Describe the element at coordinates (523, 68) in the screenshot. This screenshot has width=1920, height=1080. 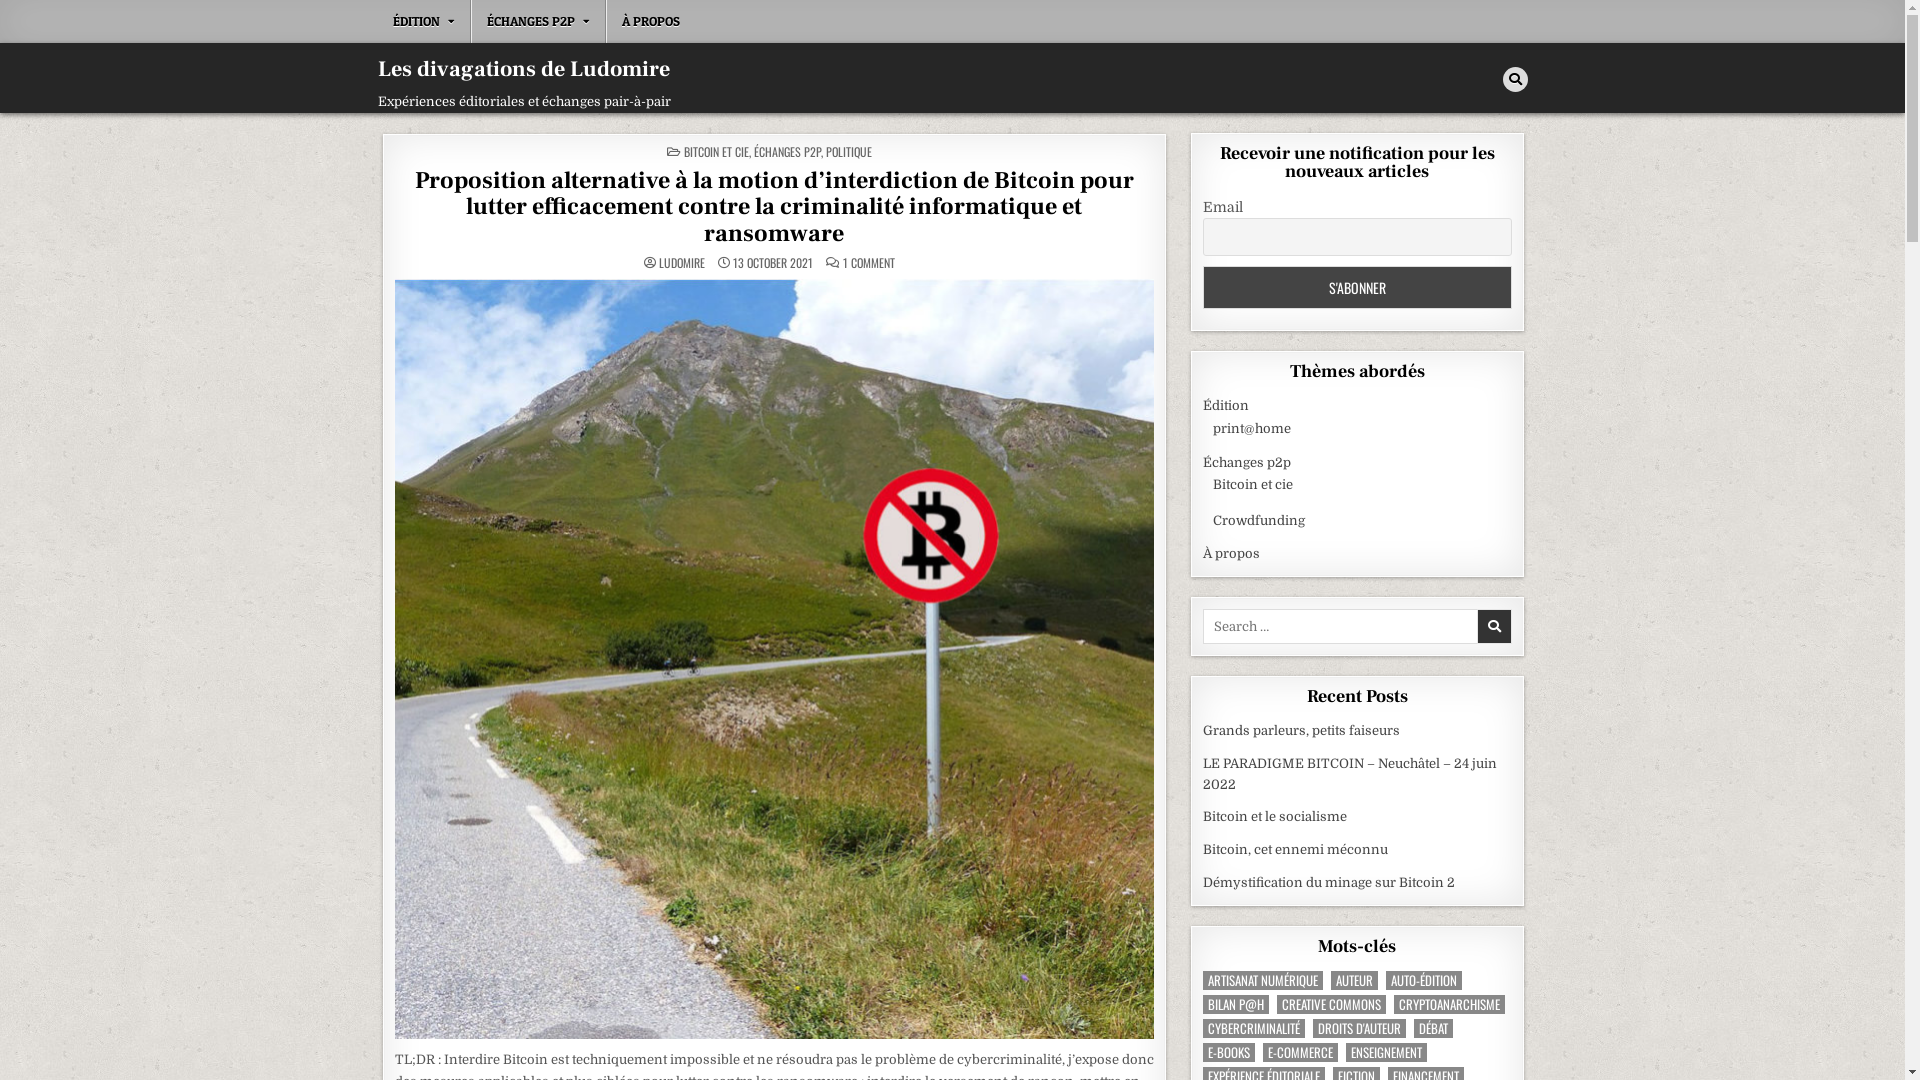
I see `'Les divagations de Ludomire'` at that location.